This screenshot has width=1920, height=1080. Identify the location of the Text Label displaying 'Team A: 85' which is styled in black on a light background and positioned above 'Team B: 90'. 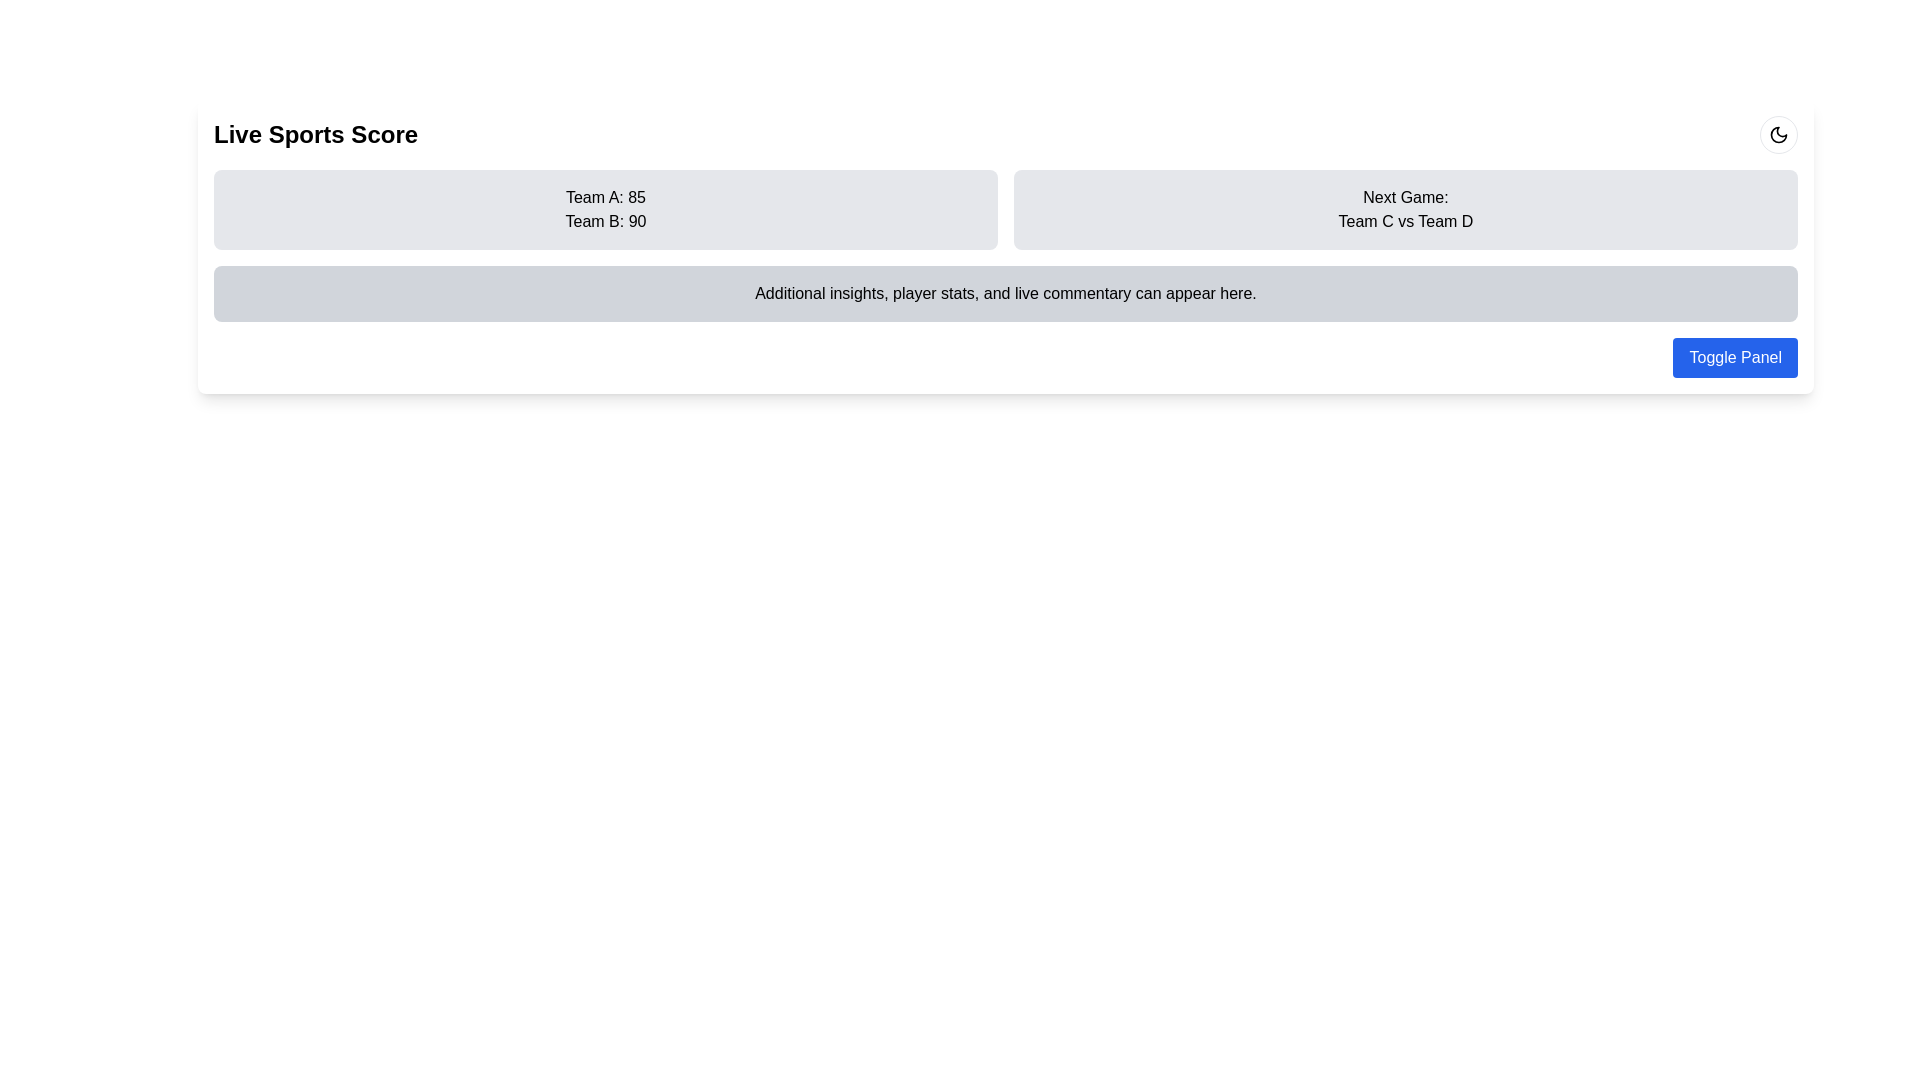
(604, 197).